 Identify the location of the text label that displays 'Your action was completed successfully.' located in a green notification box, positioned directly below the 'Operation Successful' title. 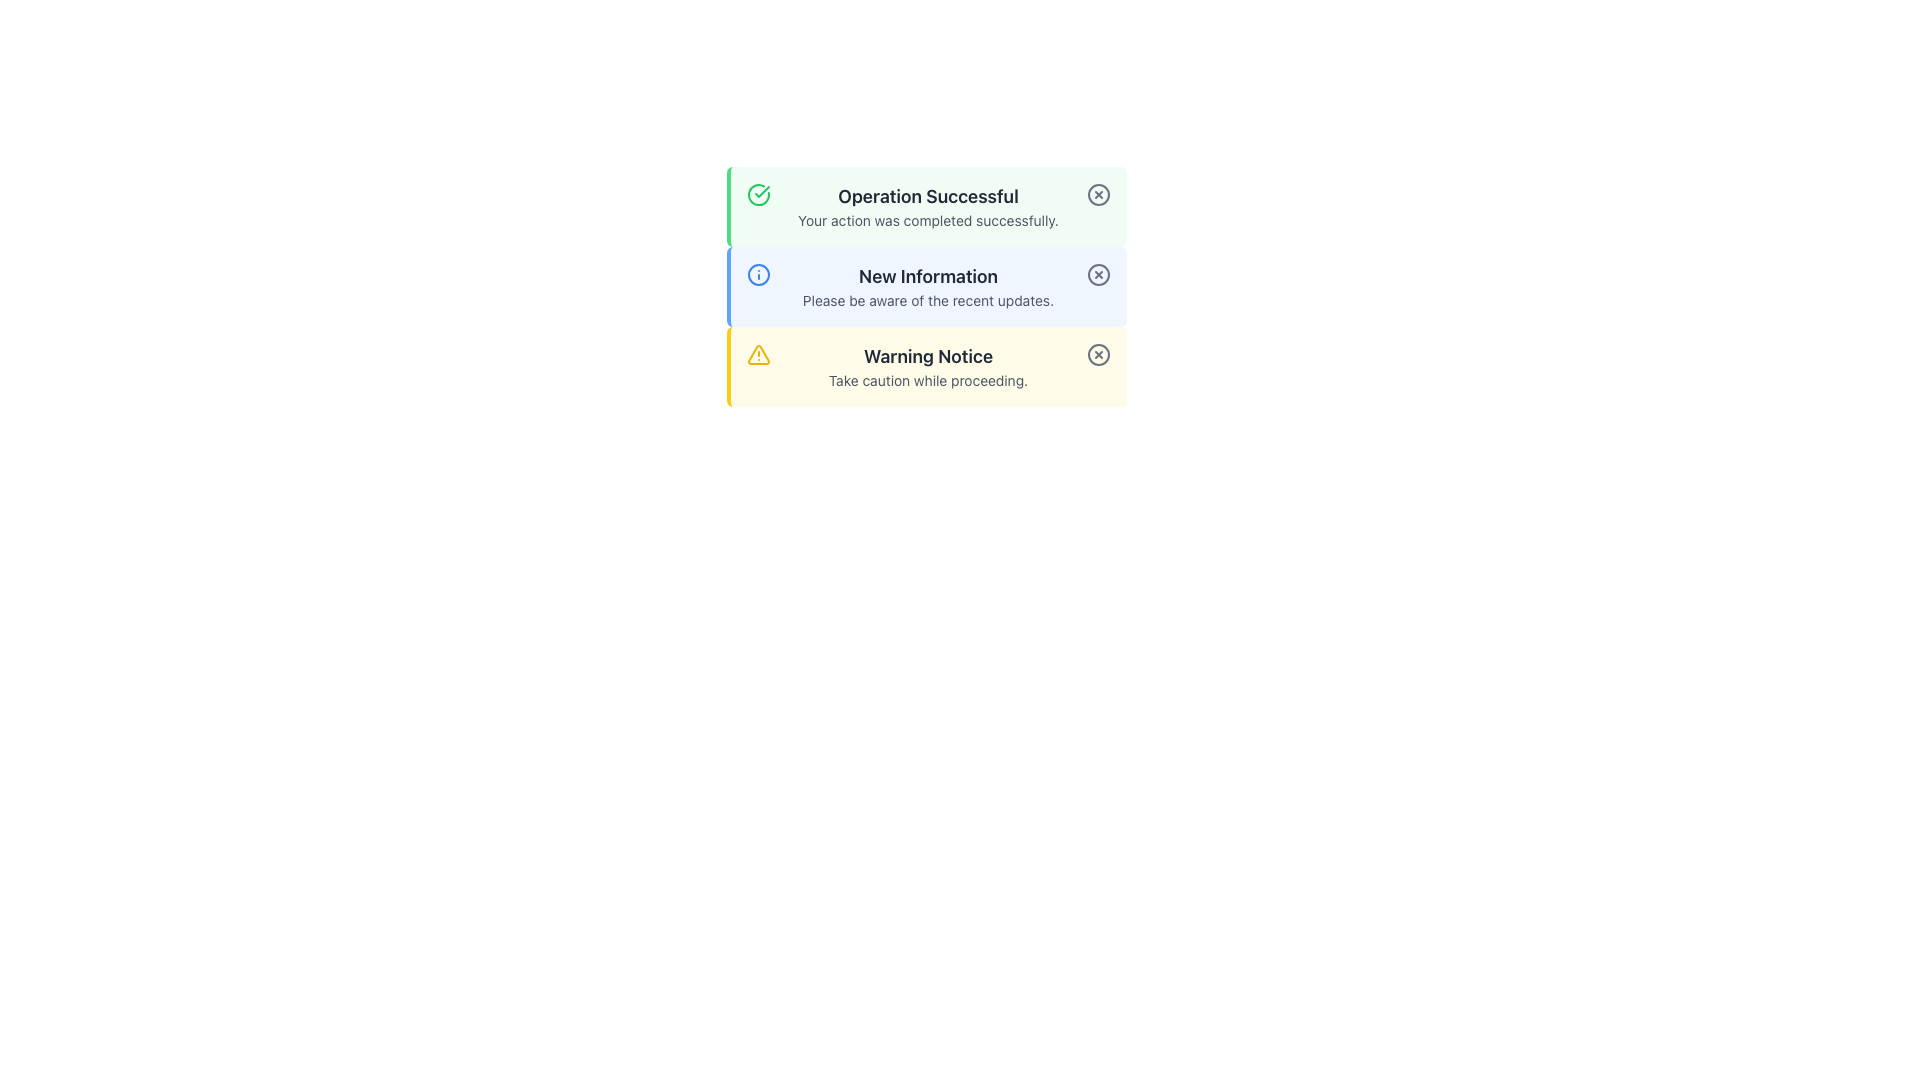
(927, 220).